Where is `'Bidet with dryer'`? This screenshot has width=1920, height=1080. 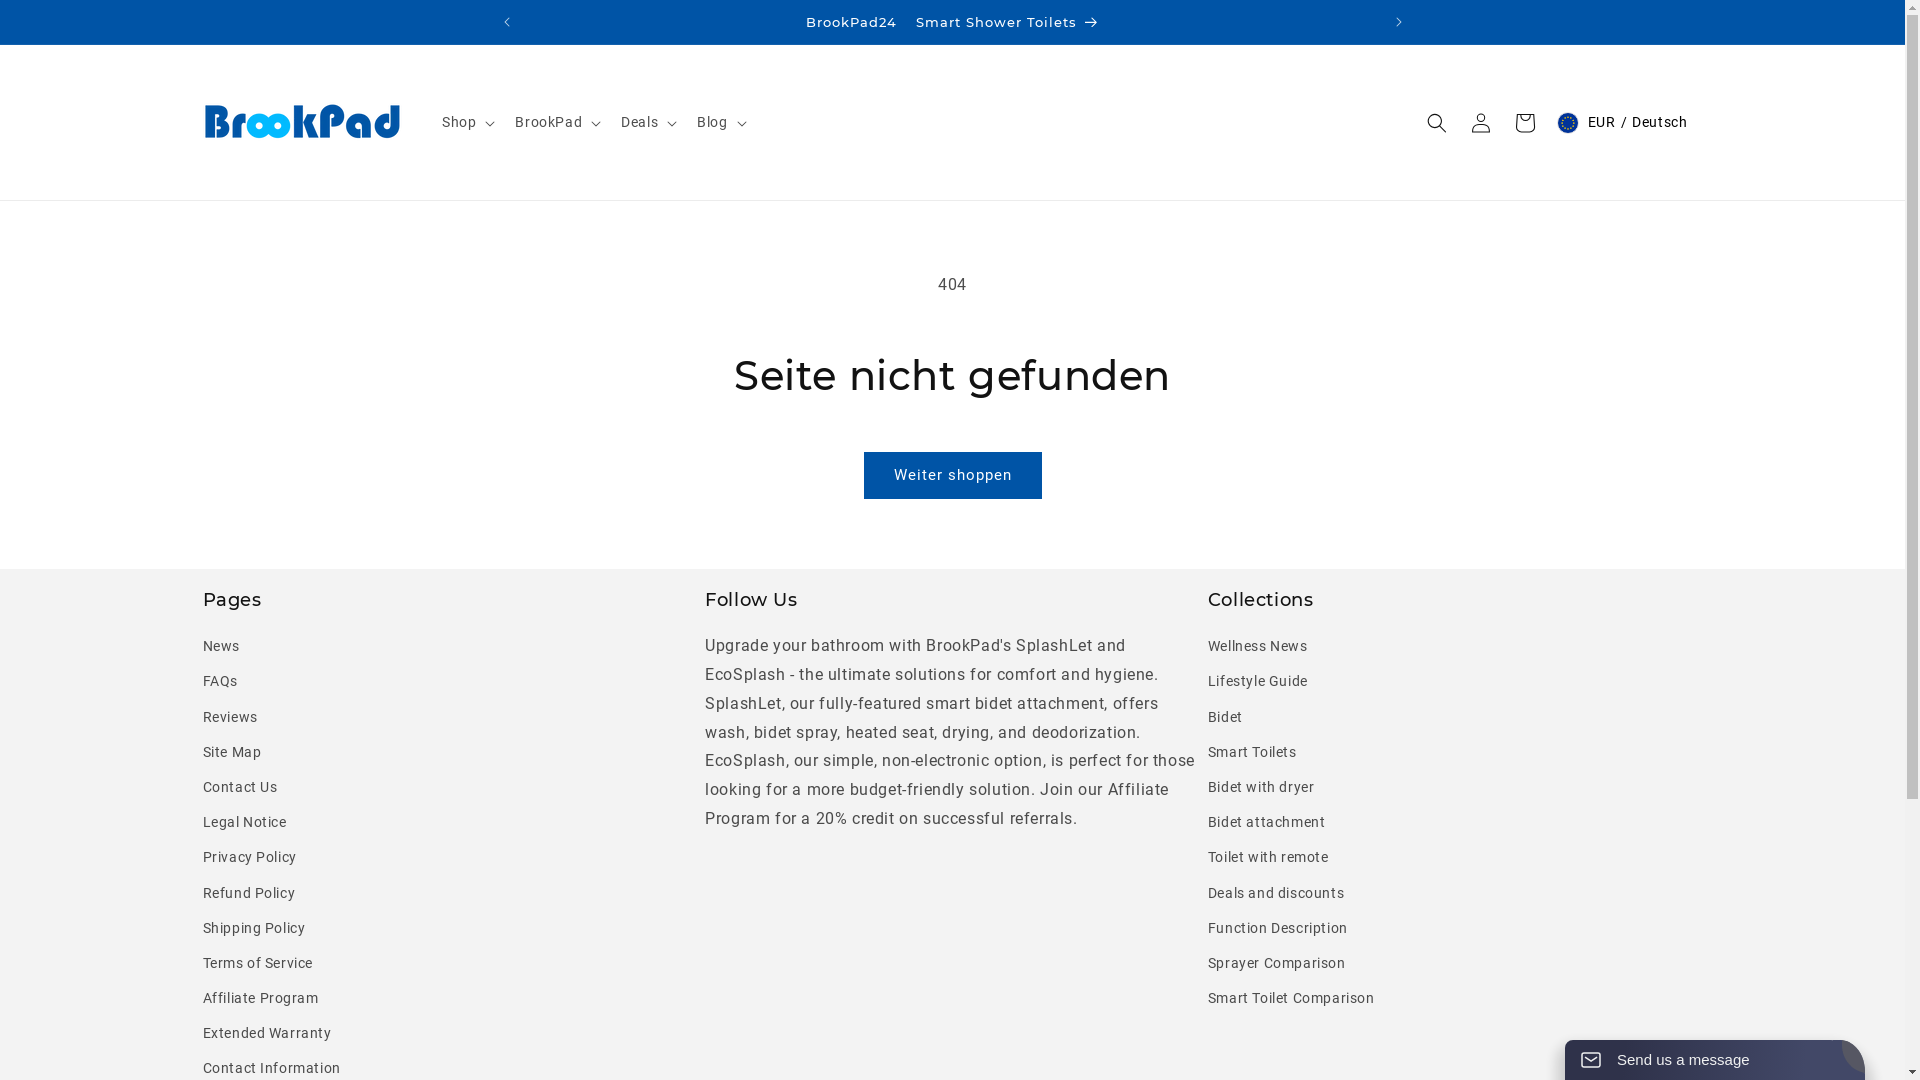
'Bidet with dryer' is located at coordinates (1260, 786).